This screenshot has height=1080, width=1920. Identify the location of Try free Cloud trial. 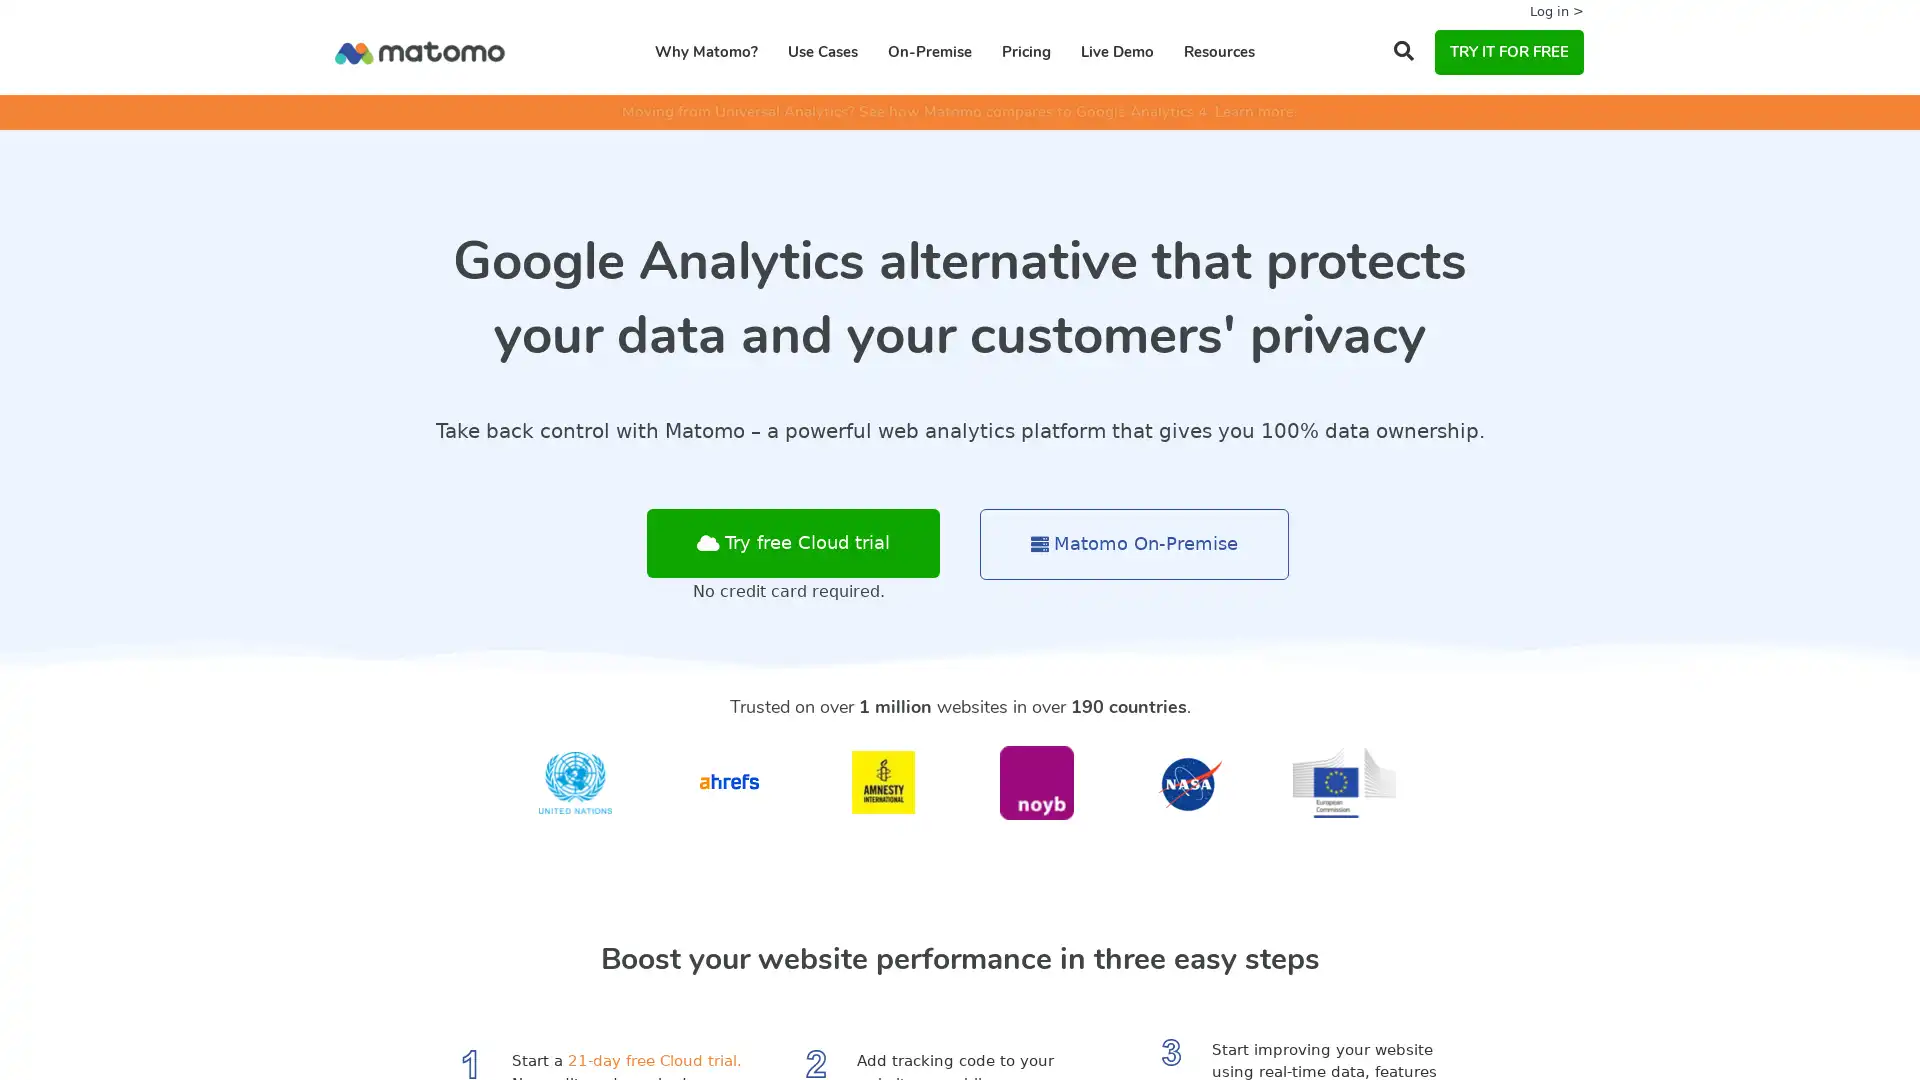
(792, 543).